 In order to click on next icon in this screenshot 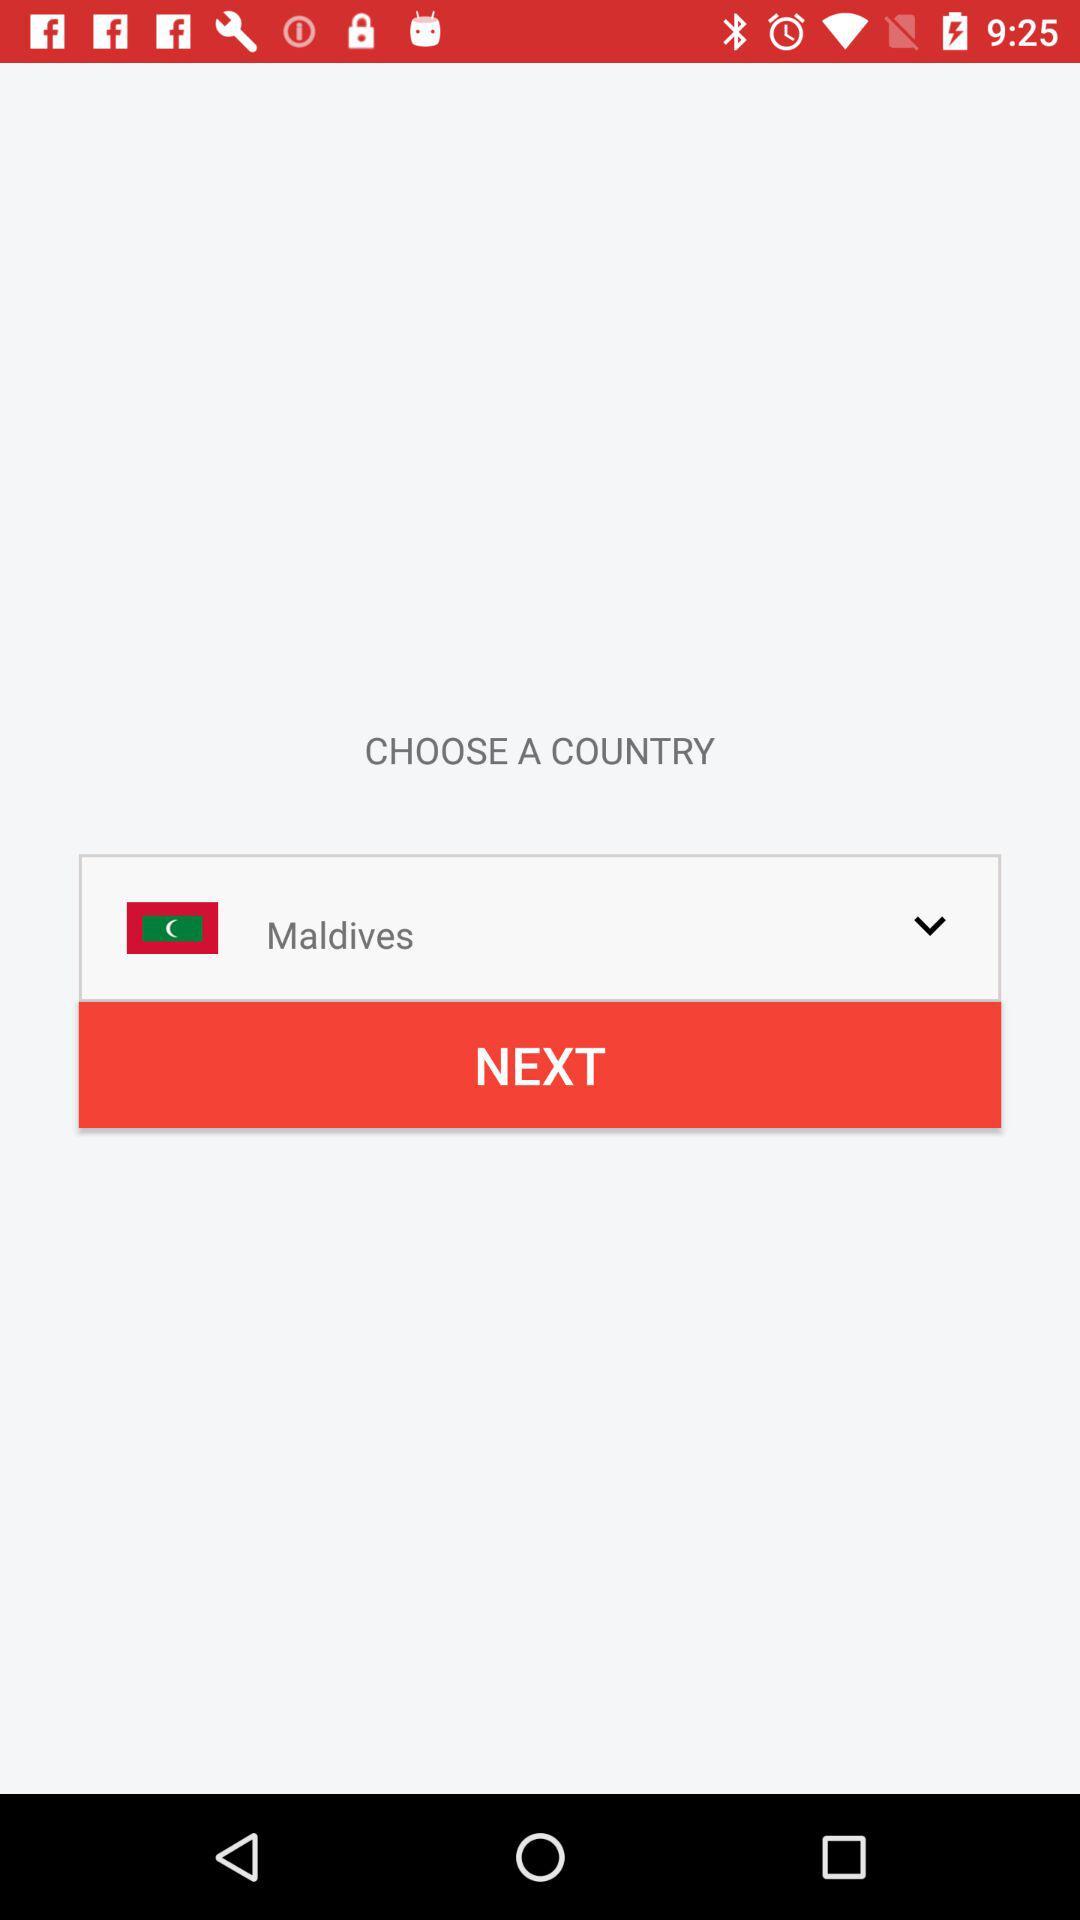, I will do `click(540, 1064)`.